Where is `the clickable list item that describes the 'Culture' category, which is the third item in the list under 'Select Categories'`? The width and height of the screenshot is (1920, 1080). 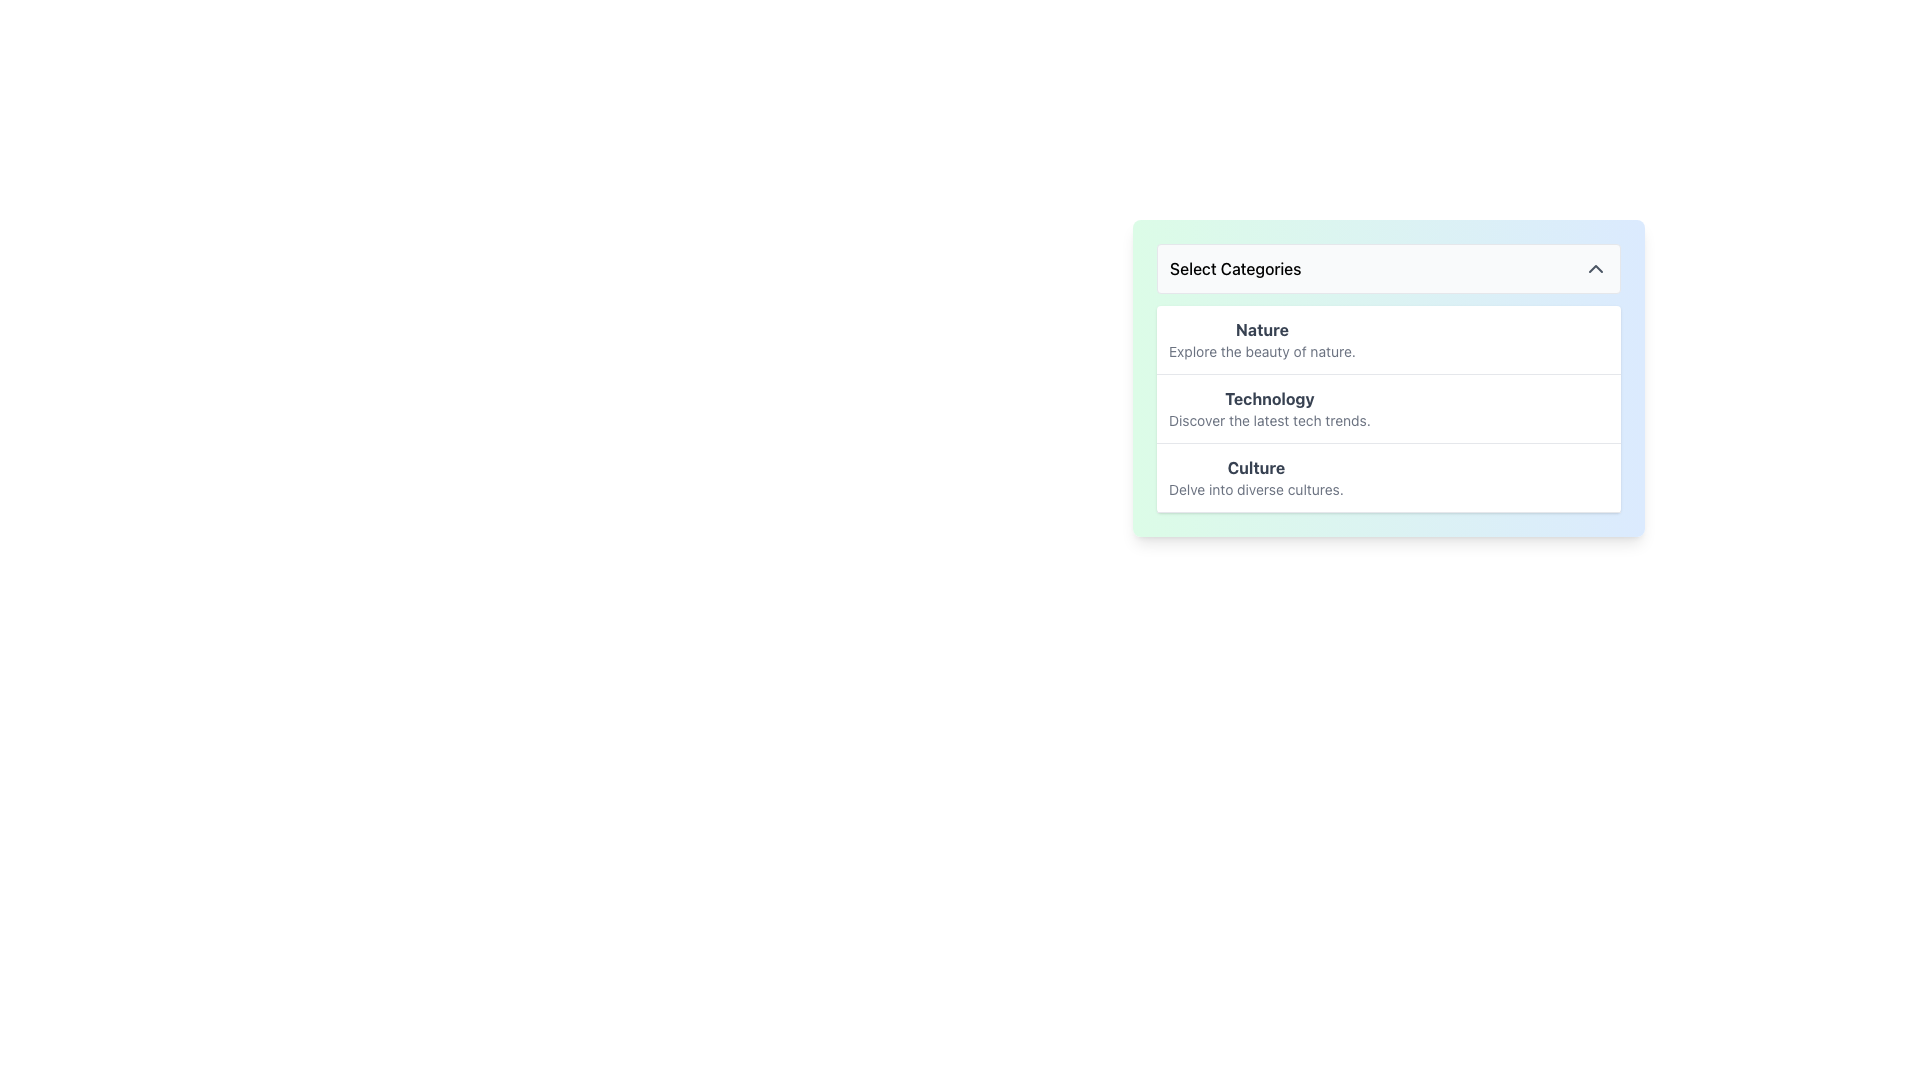 the clickable list item that describes the 'Culture' category, which is the third item in the list under 'Select Categories' is located at coordinates (1387, 478).